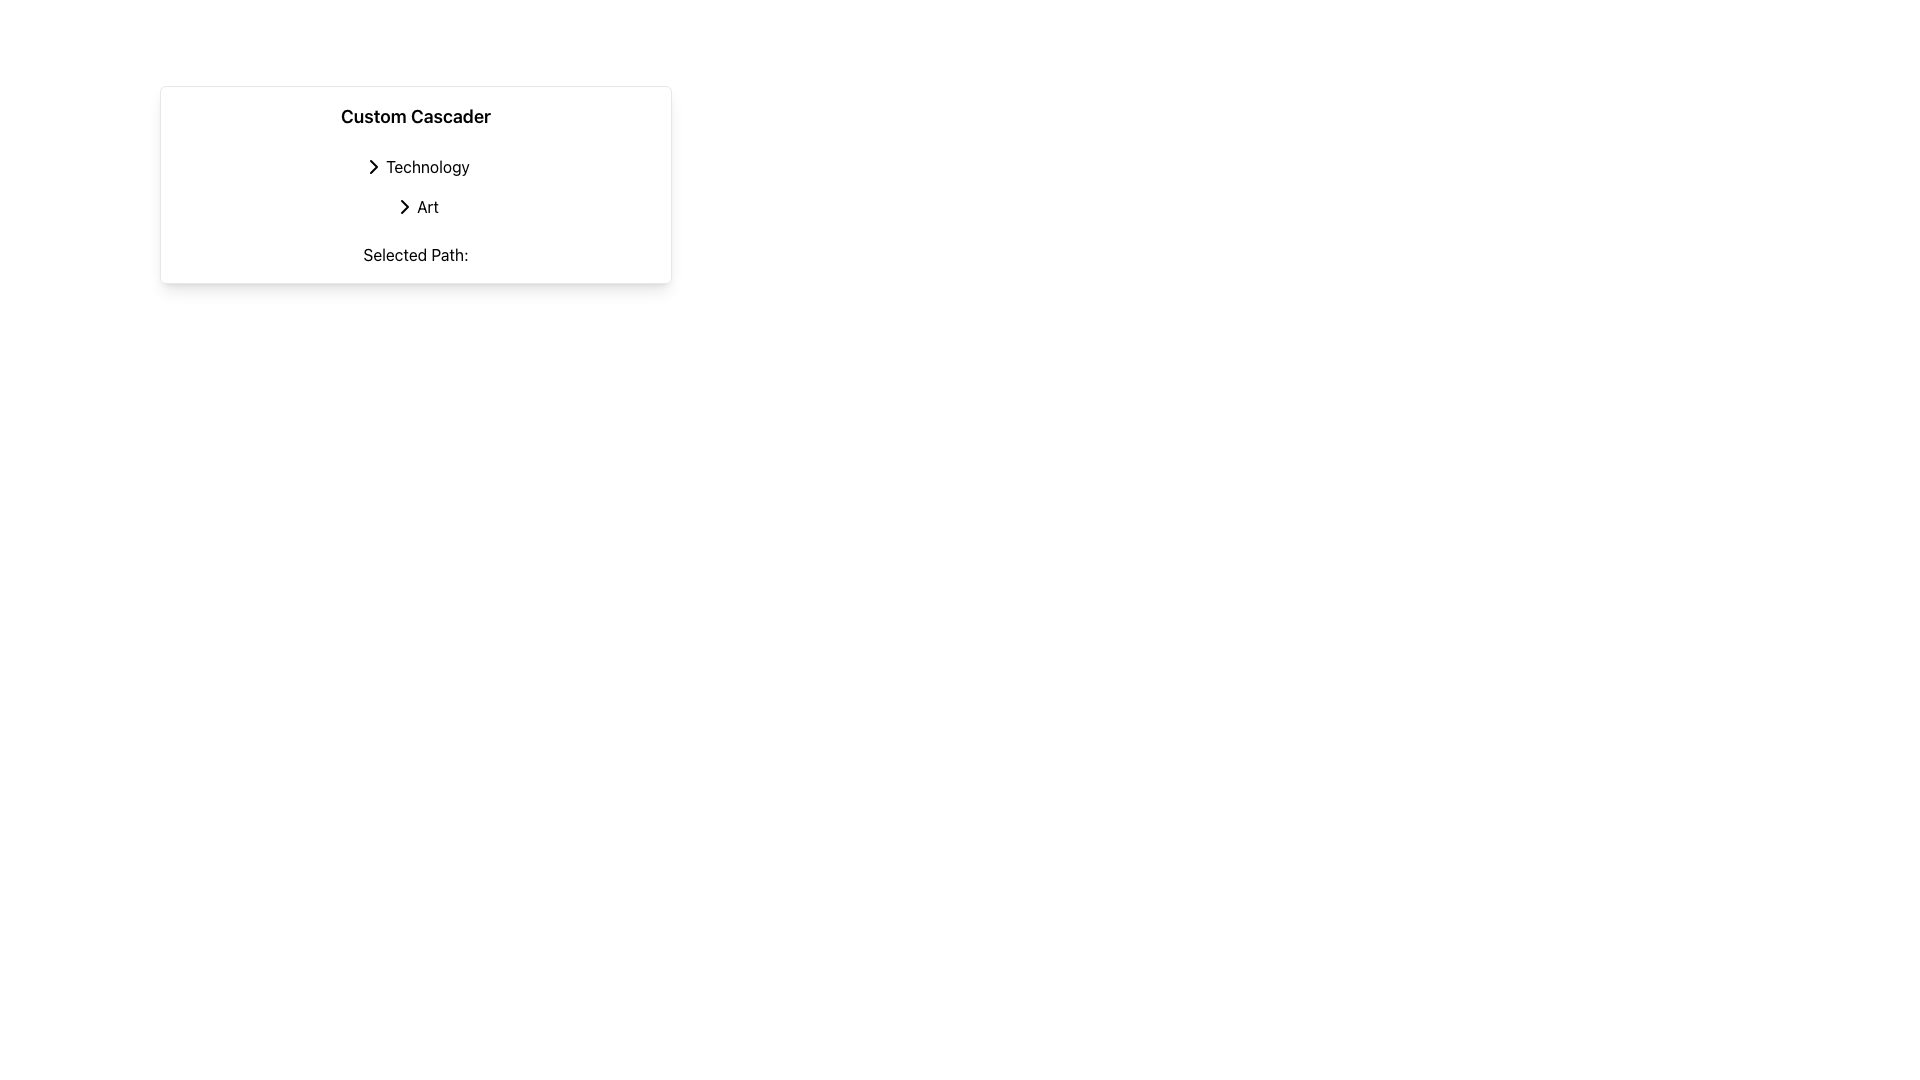 This screenshot has height=1080, width=1920. I want to click on the first clickable menu item labeled 'Technology' in the vertical menu, so click(415, 165).